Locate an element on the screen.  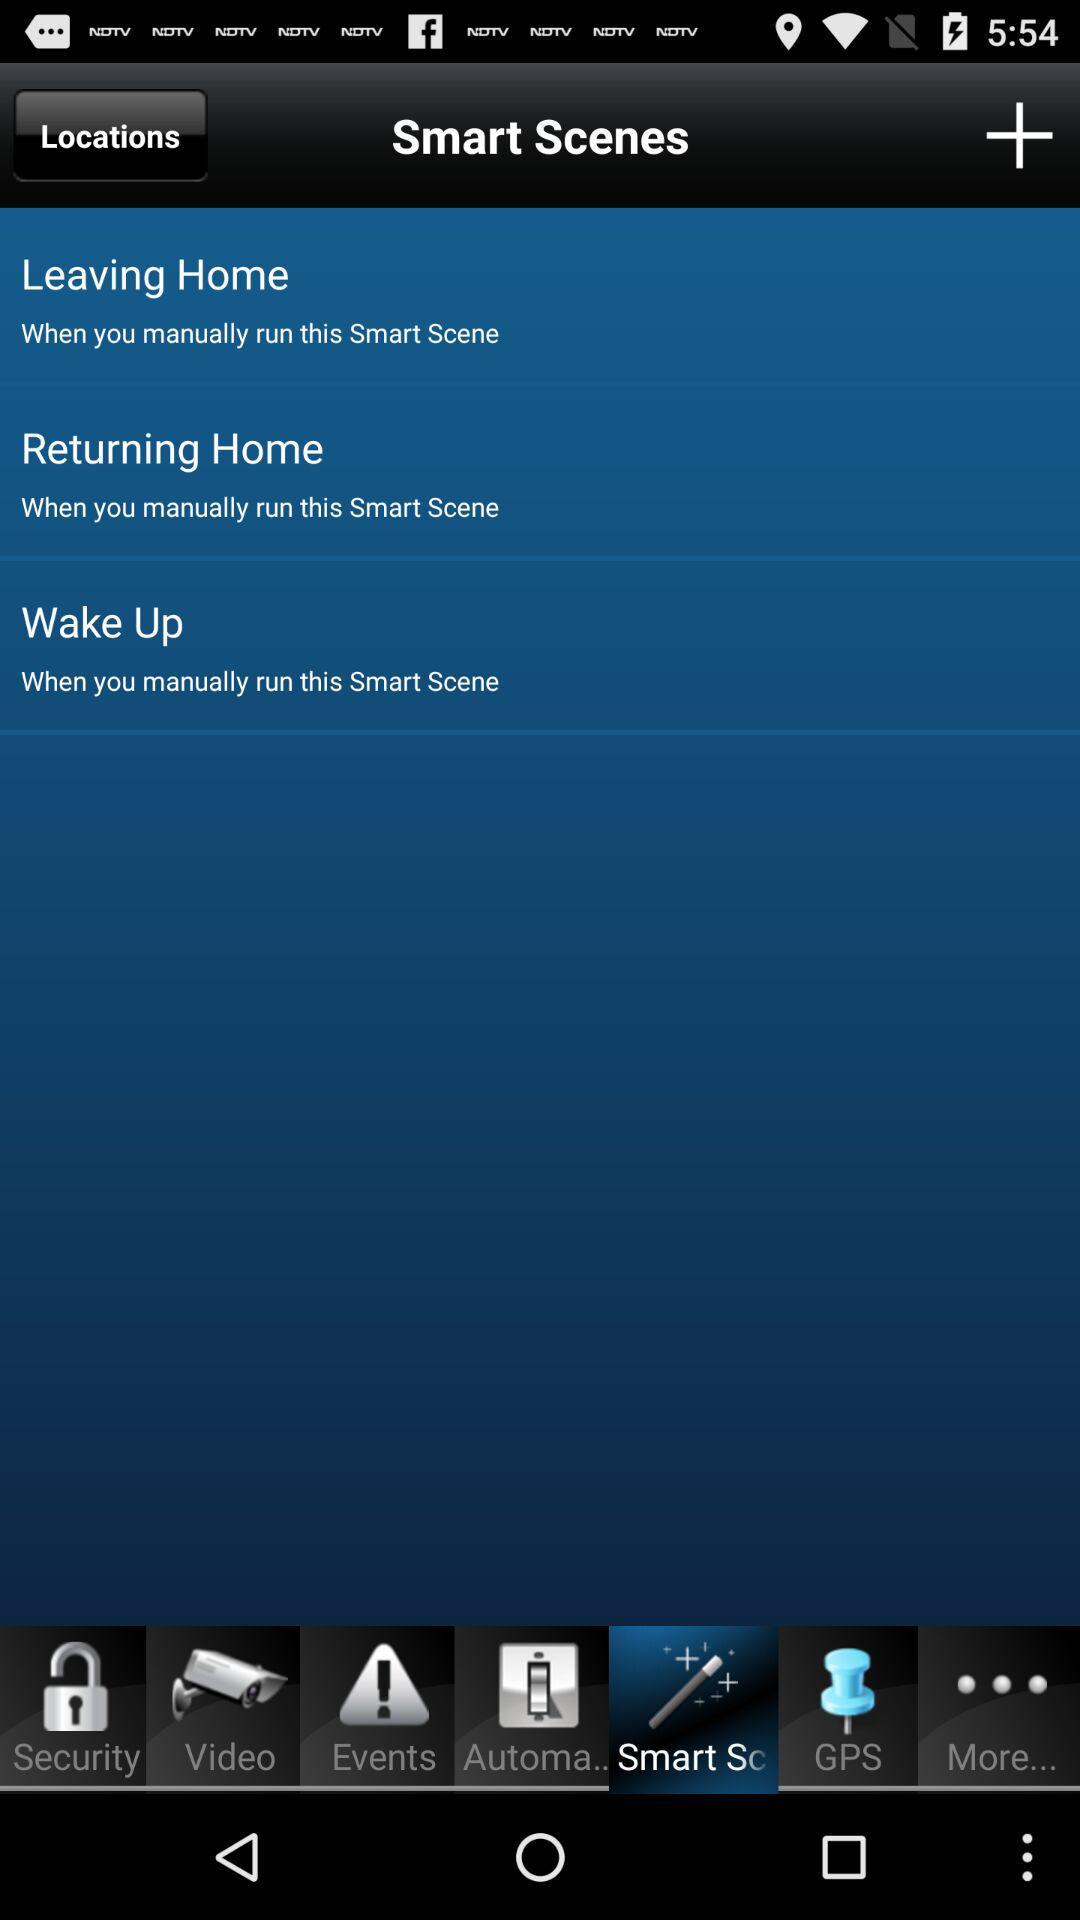
a smart scene is located at coordinates (1019, 134).